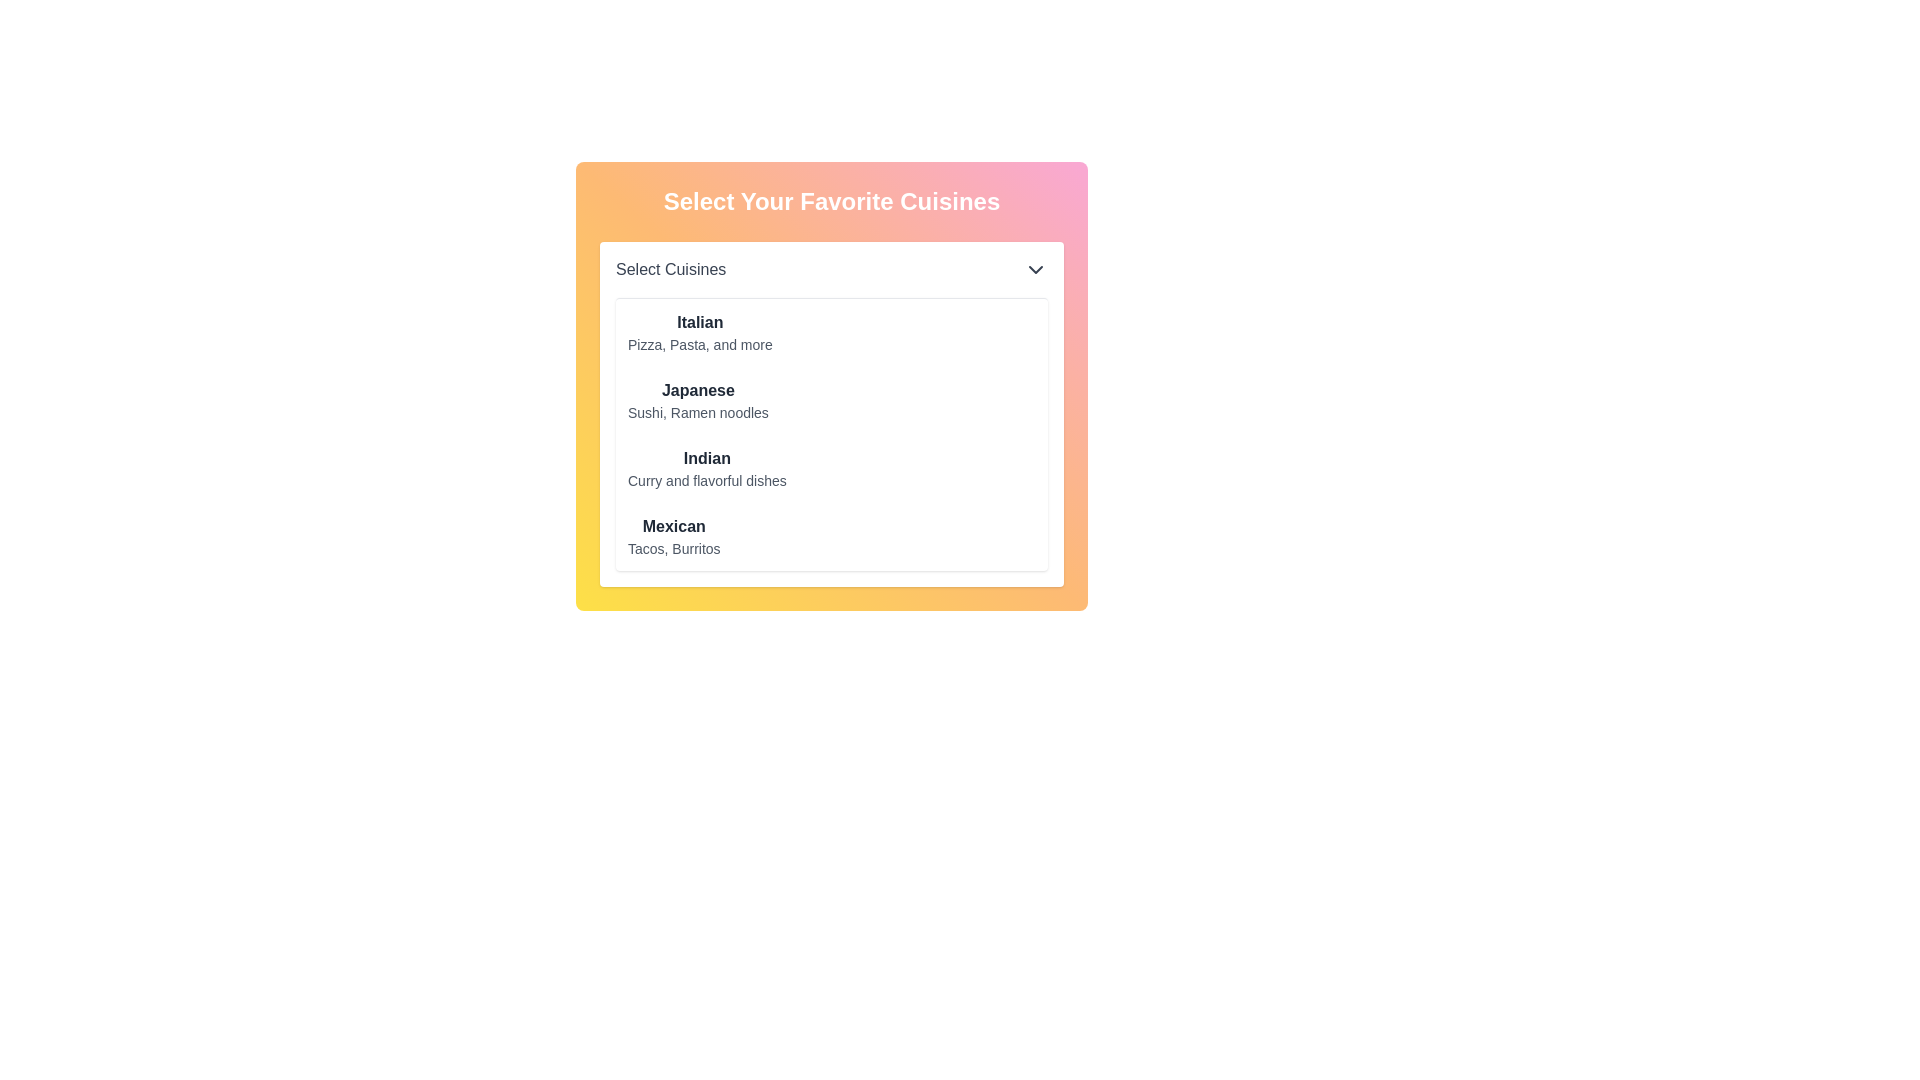 This screenshot has width=1920, height=1080. I want to click on the 'Select Cuisines' dropdown button, so click(831, 270).